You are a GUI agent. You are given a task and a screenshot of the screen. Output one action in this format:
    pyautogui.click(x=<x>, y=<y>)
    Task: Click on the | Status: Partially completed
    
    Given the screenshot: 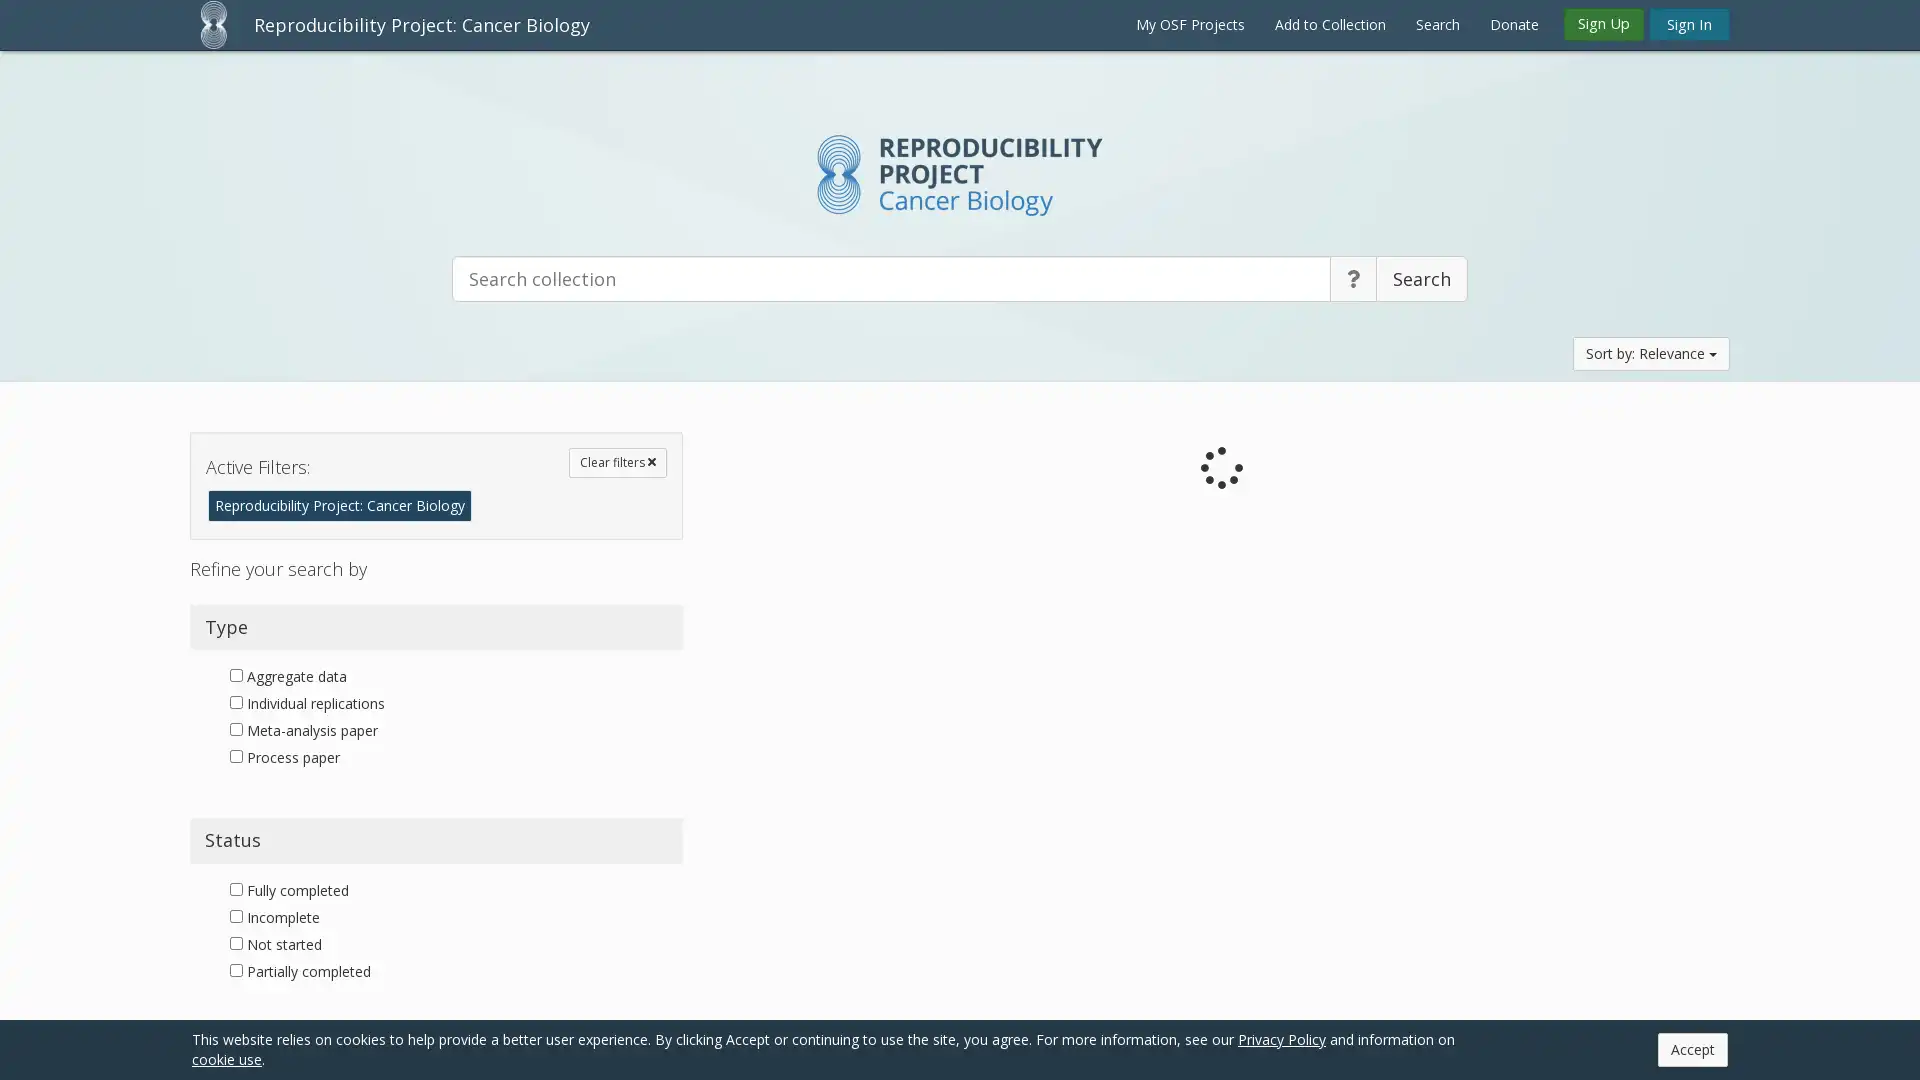 What is the action you would take?
    pyautogui.click(x=1035, y=1025)
    